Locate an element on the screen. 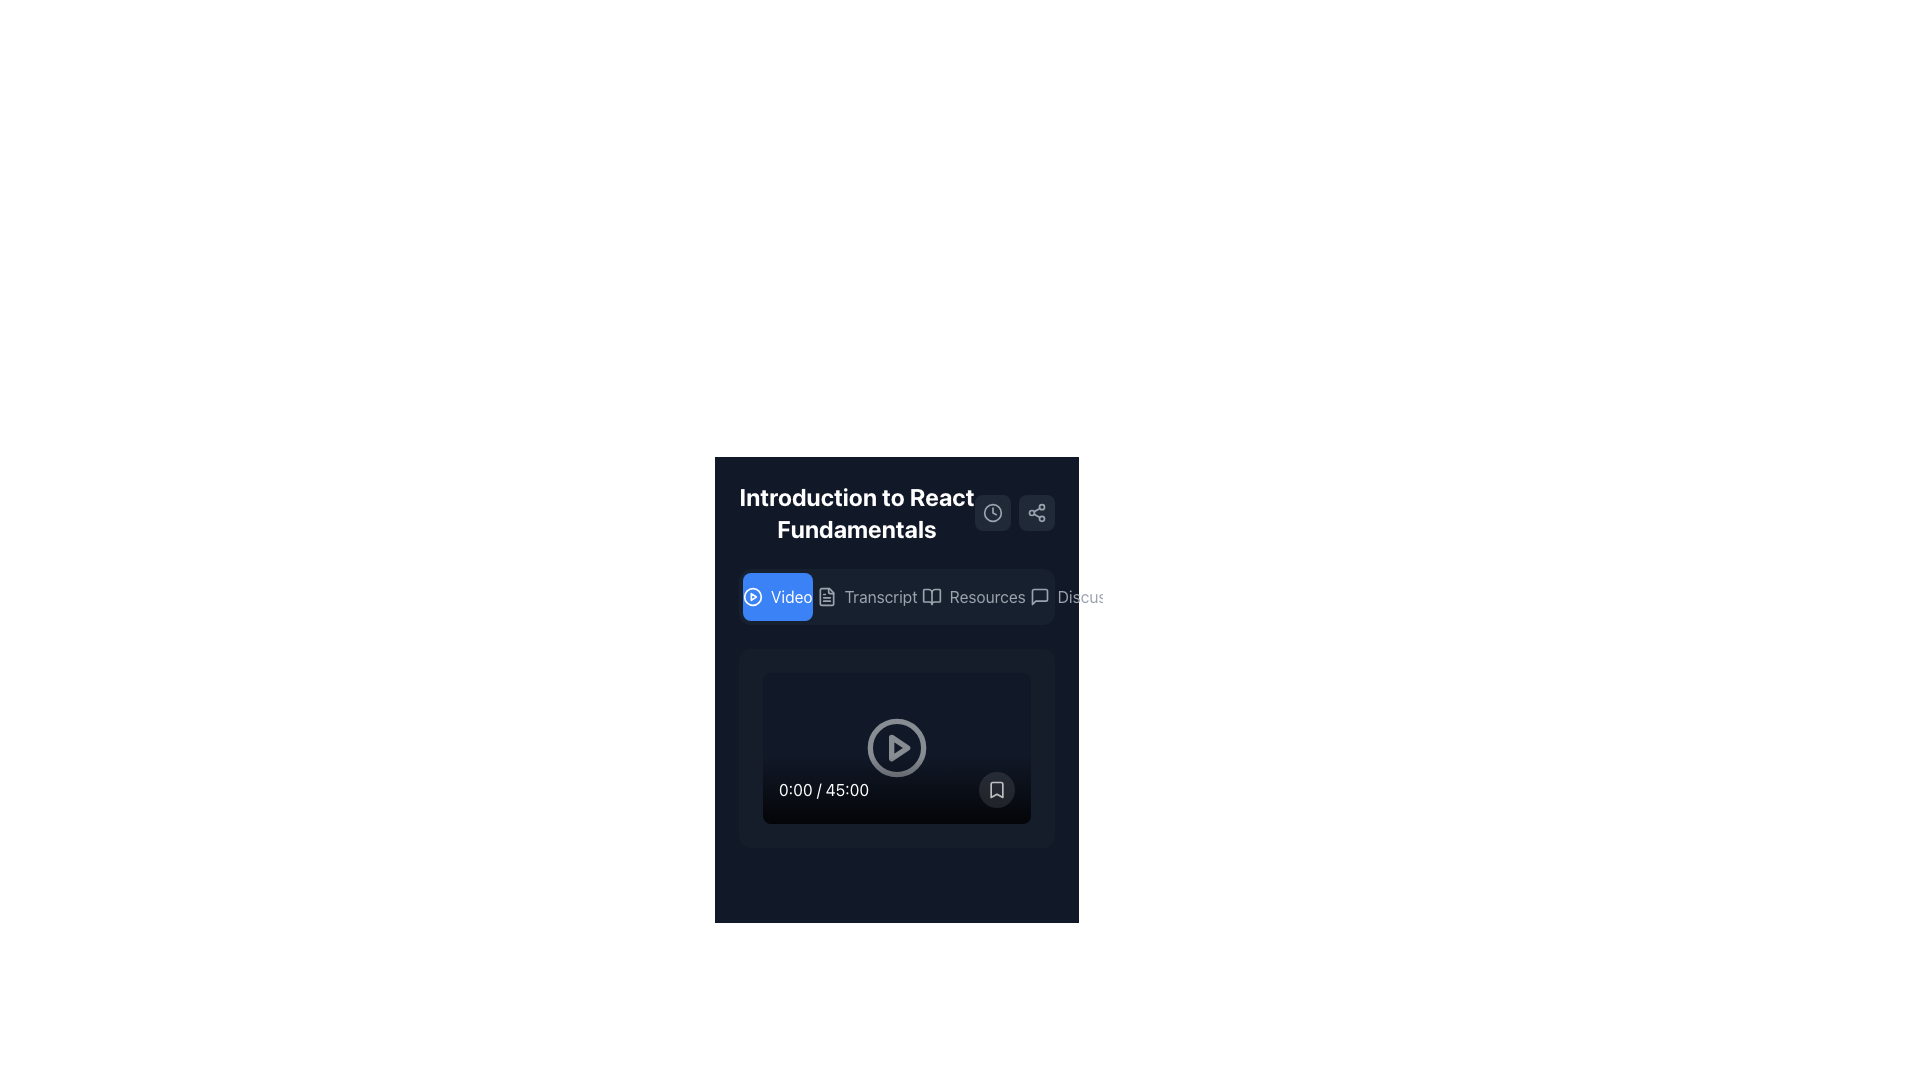  the play icon representing the video button for 'Introduction to React Fundamentals' by moving the cursor to its center is located at coordinates (752, 596).